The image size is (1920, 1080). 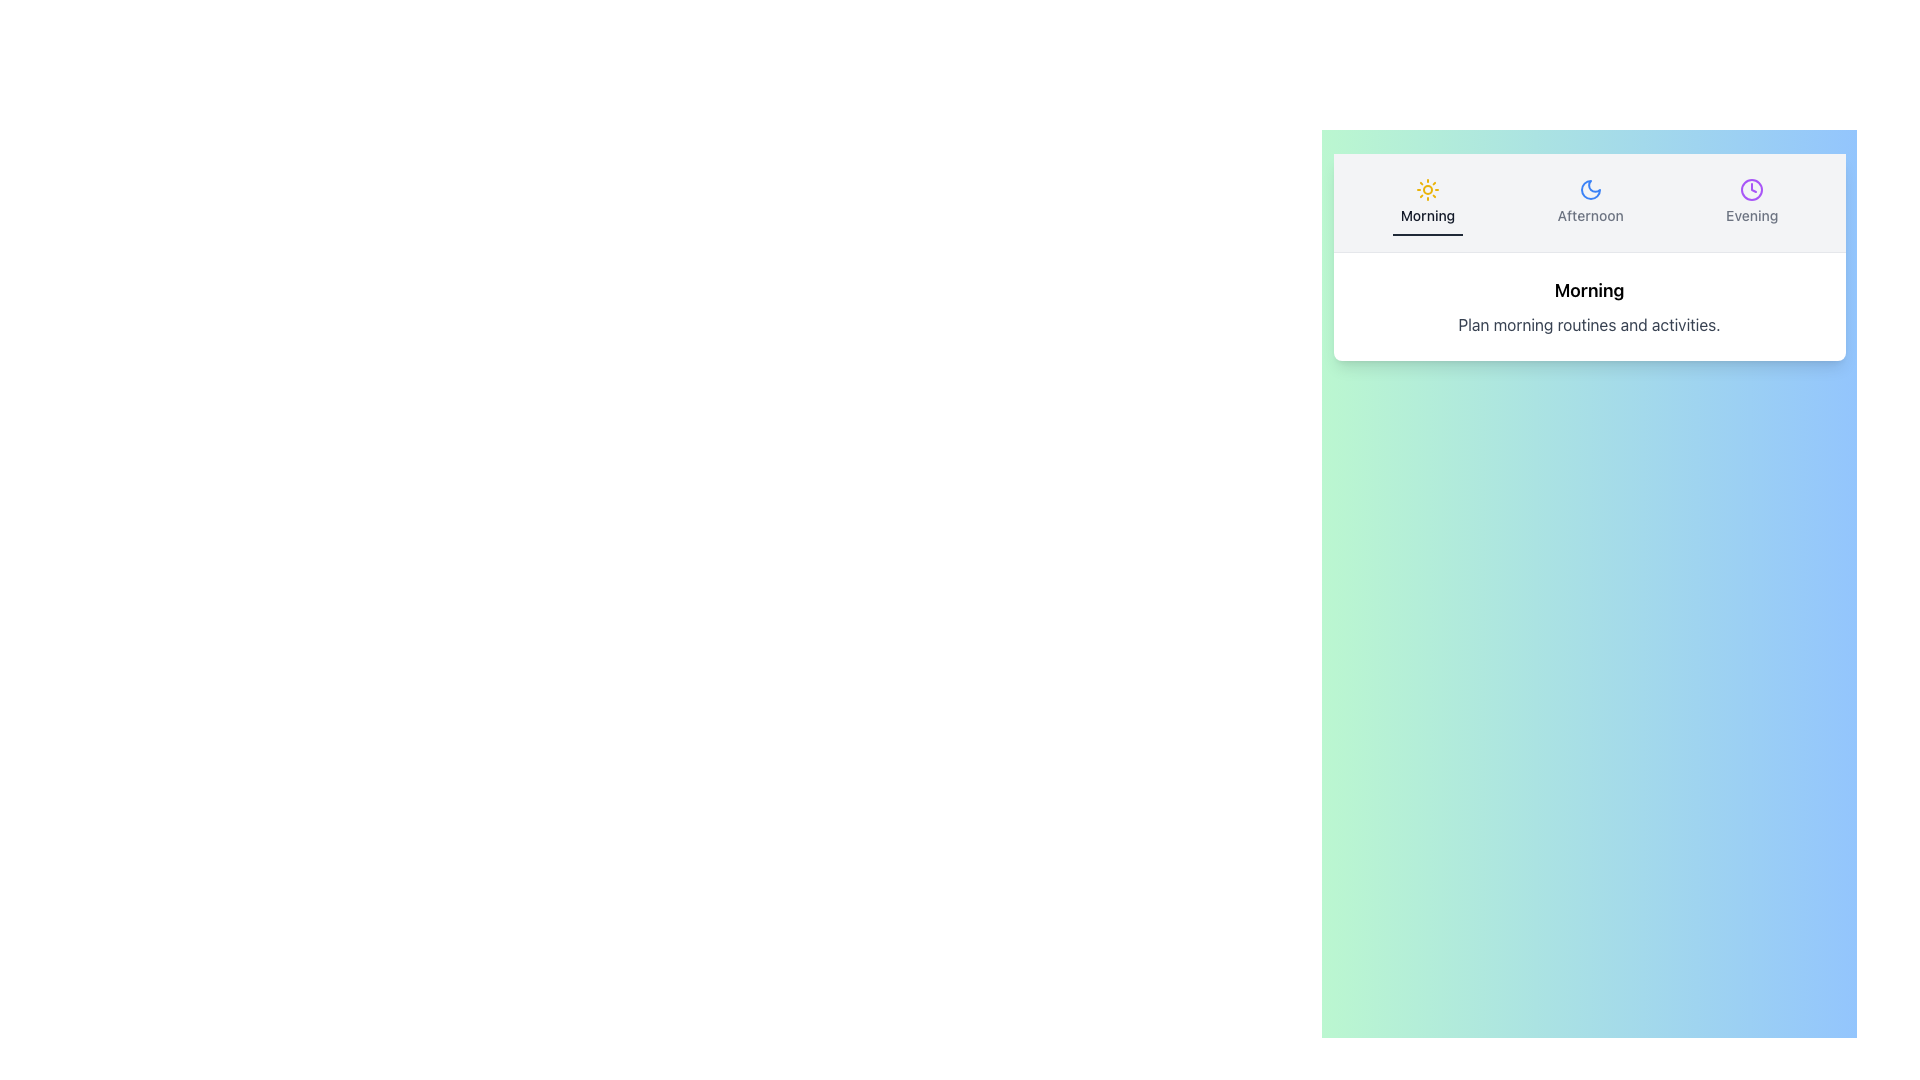 I want to click on the blue circular icon with a crescent moon shape in the center, located in the 'Afternoon' section of the interface, so click(x=1589, y=189).